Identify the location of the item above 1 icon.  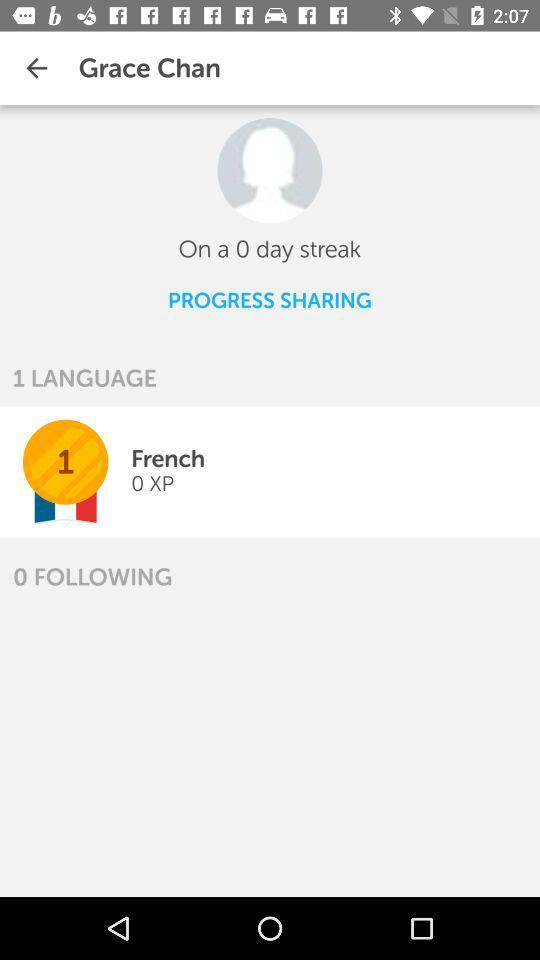
(83, 377).